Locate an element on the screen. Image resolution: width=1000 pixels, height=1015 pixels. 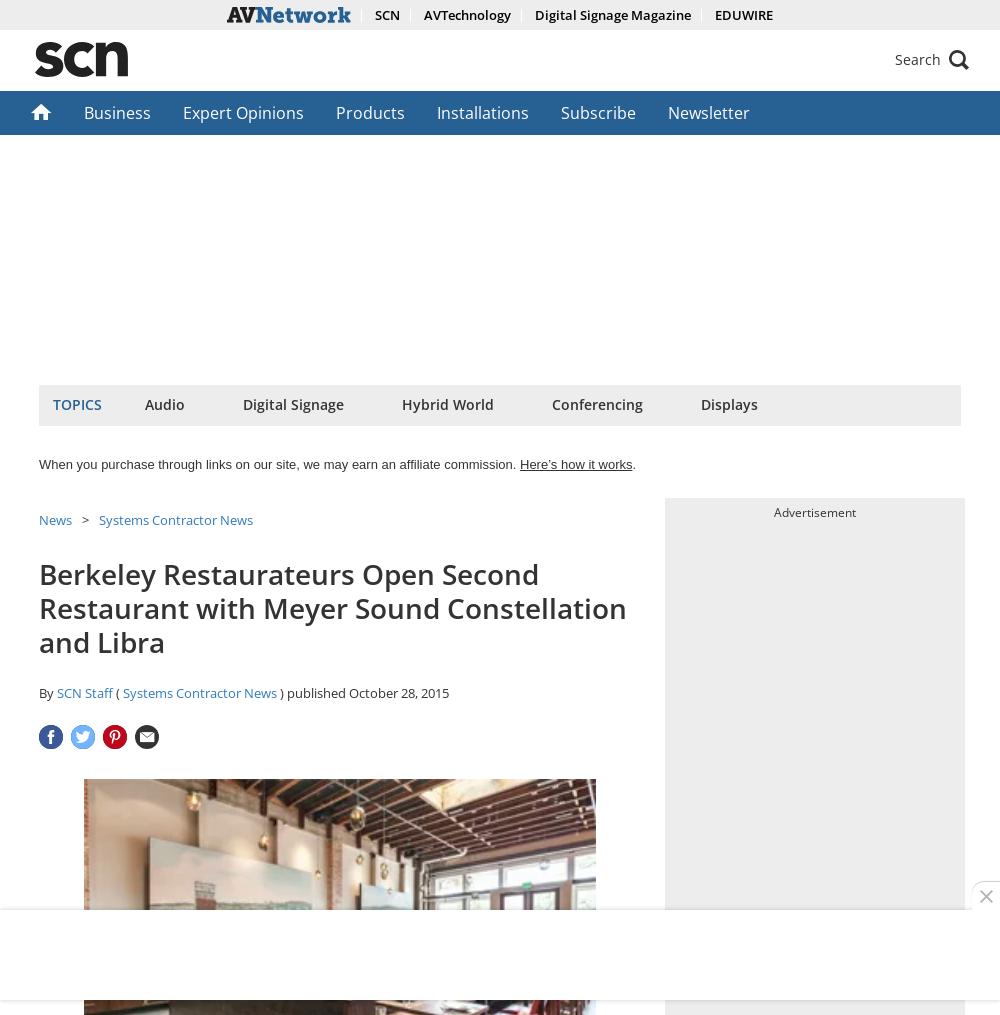
'Displays' is located at coordinates (728, 404).